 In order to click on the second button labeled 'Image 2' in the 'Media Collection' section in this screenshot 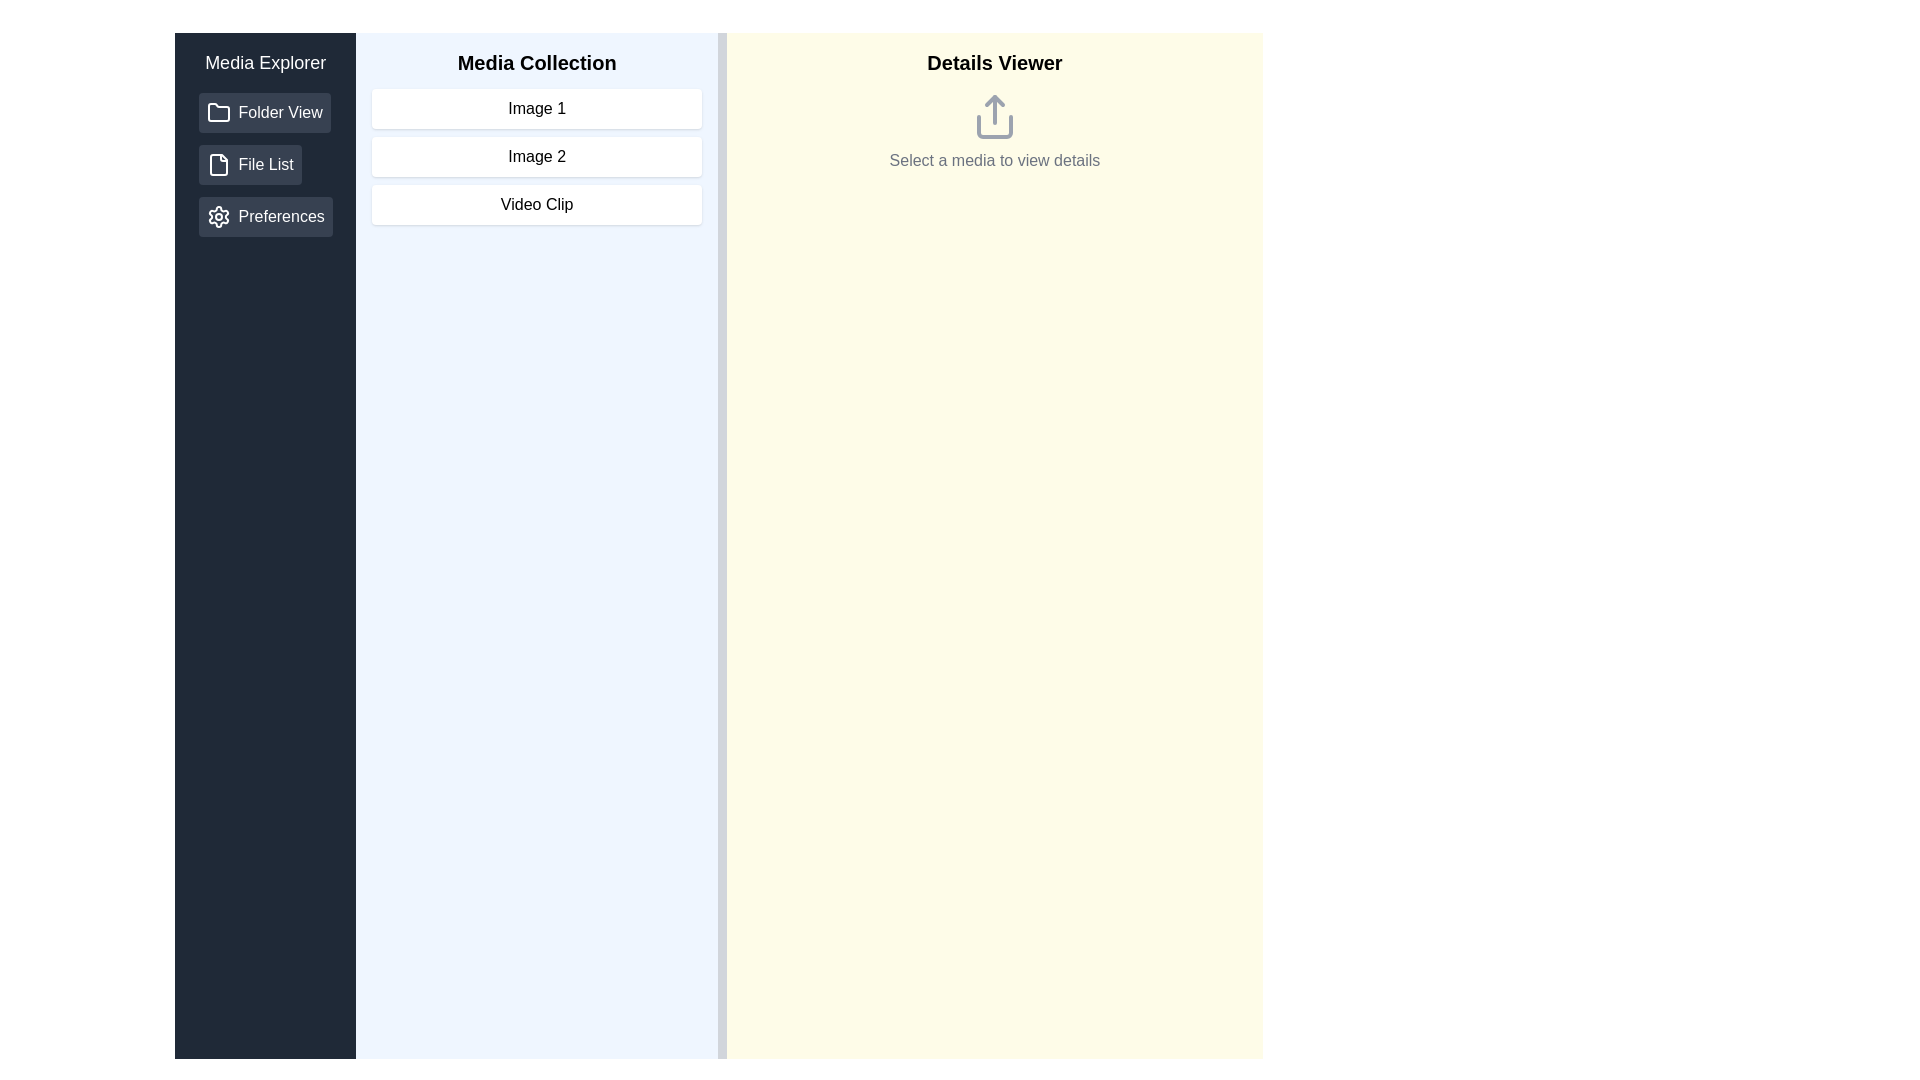, I will do `click(537, 136)`.